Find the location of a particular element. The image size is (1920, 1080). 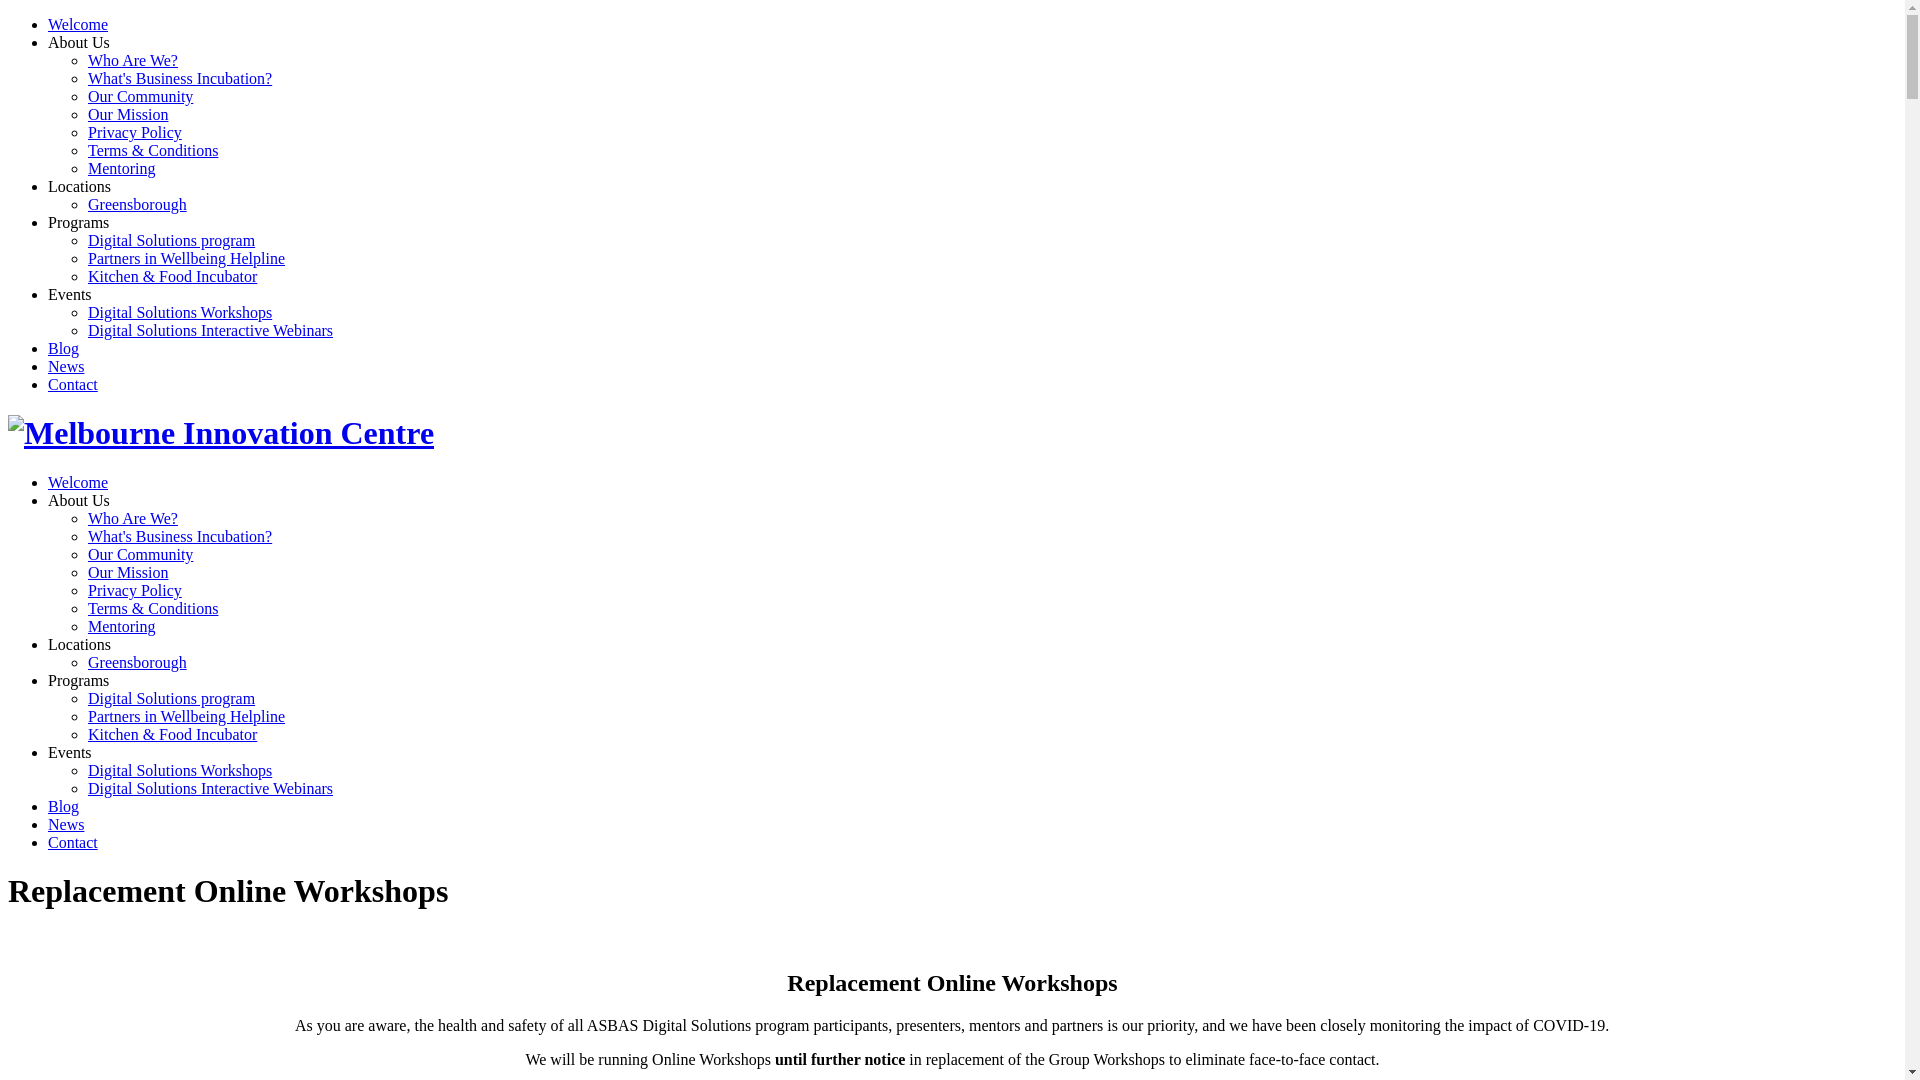

'Digital Solutions Interactive Webinars' is located at coordinates (210, 329).